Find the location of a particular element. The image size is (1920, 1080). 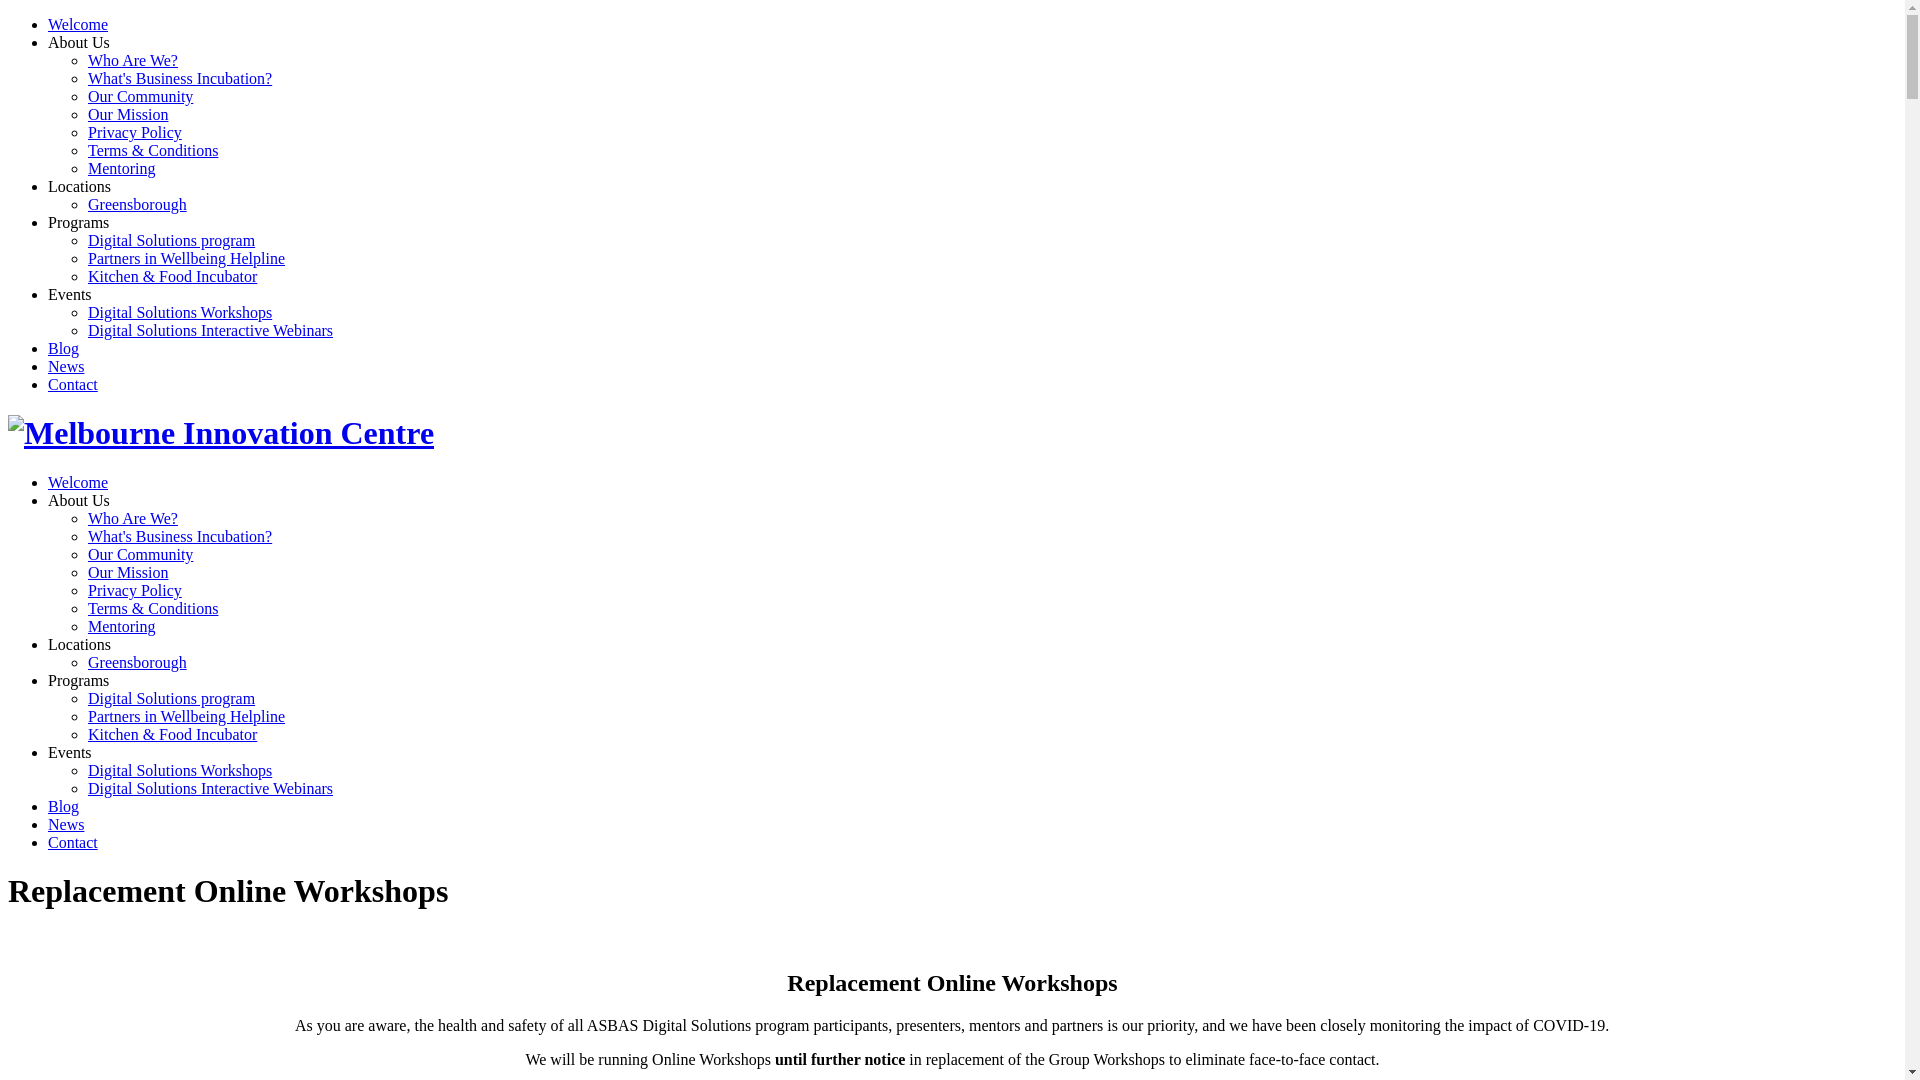

'Digital Solutions Interactive Webinars' is located at coordinates (210, 329).